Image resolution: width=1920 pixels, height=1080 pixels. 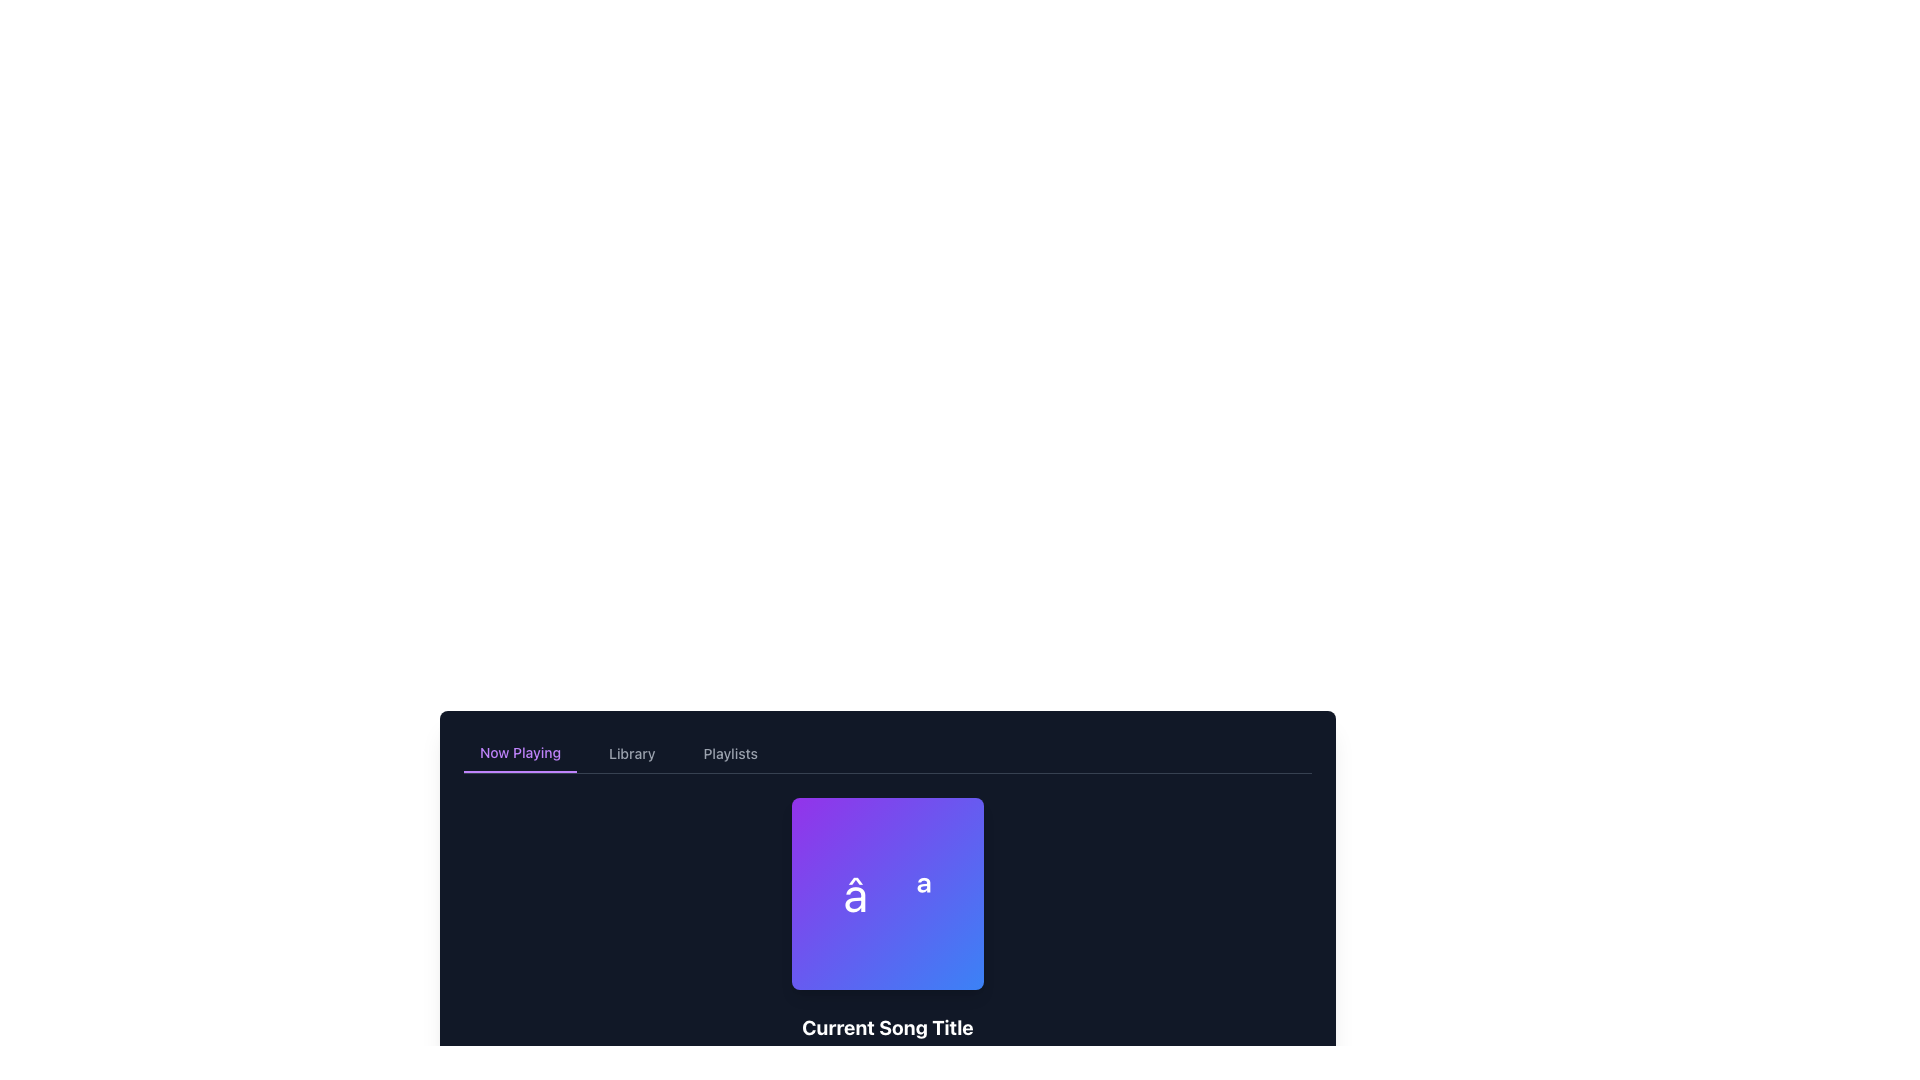 I want to click on the 'Current Song Title' static text label, which is displayed in bold, capitalized white letters at the bottom of the music interface panel, so click(x=887, y=1028).